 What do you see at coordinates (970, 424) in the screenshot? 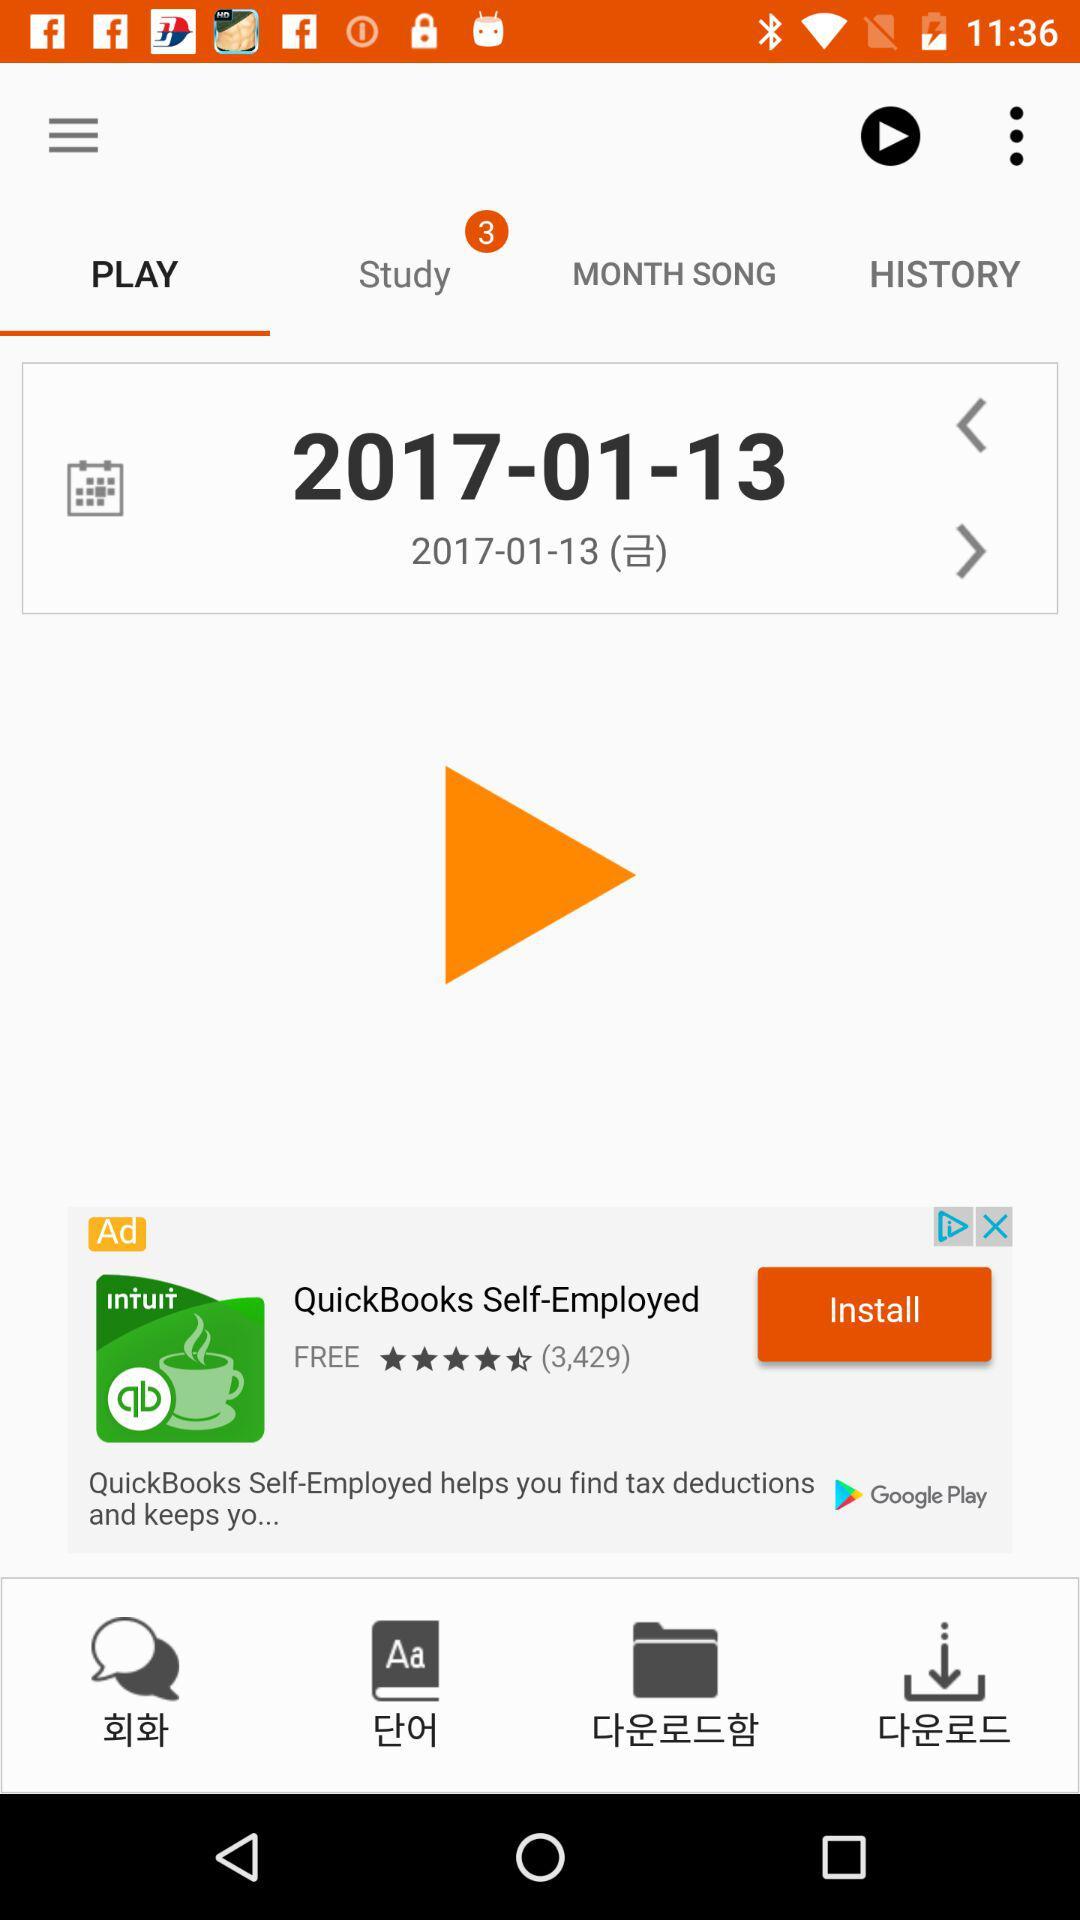
I see `back` at bounding box center [970, 424].